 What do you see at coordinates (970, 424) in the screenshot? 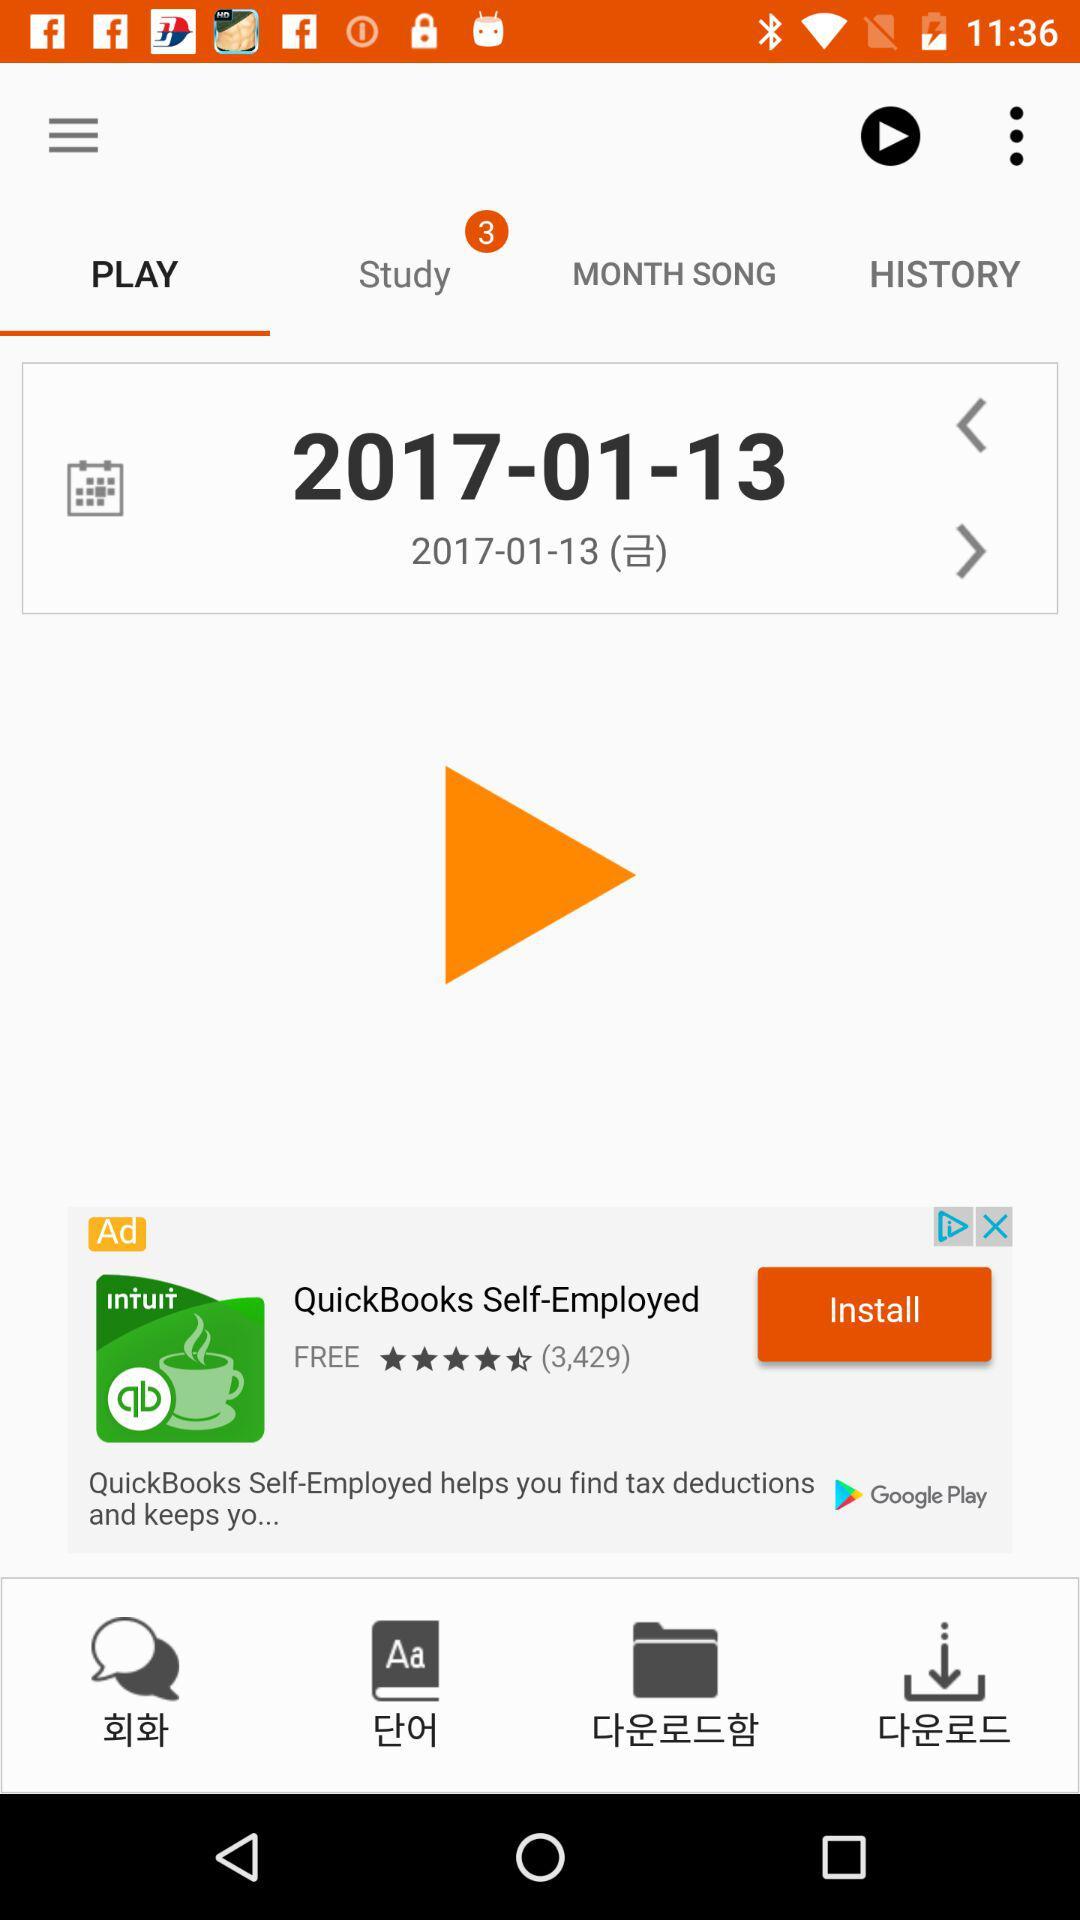
I see `back` at bounding box center [970, 424].